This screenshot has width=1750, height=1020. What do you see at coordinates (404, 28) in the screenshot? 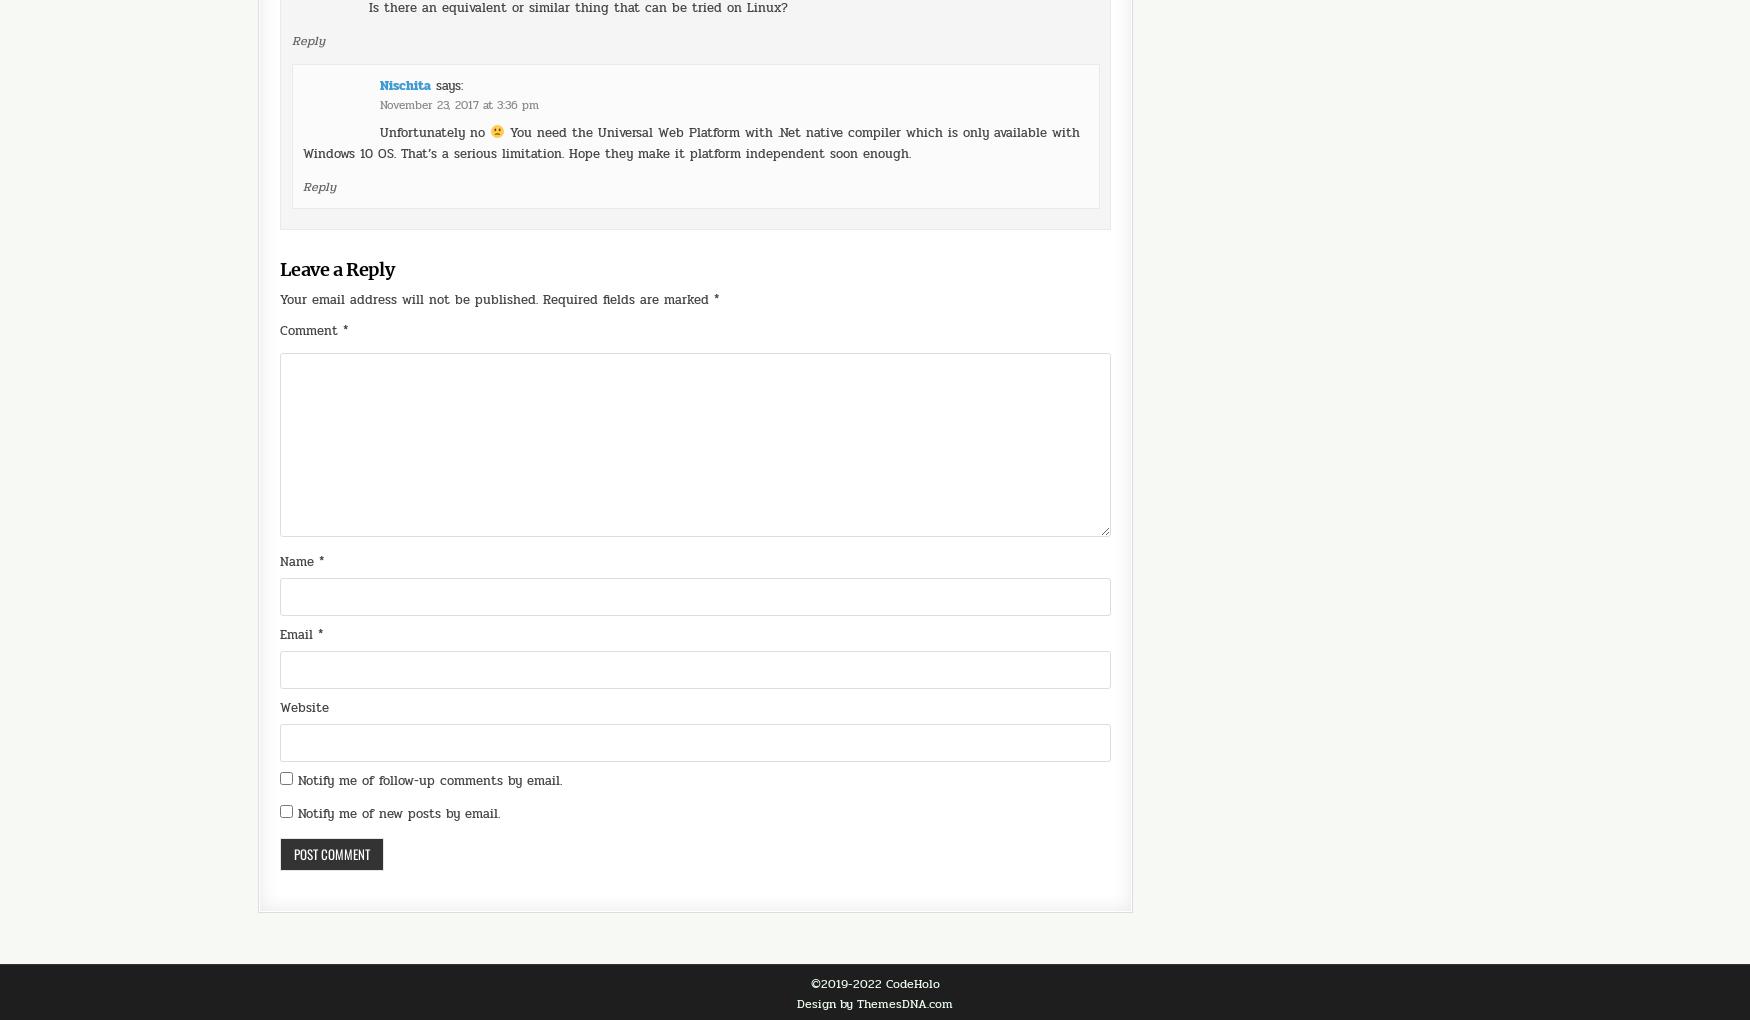
I see `'Nischita'` at bounding box center [404, 28].